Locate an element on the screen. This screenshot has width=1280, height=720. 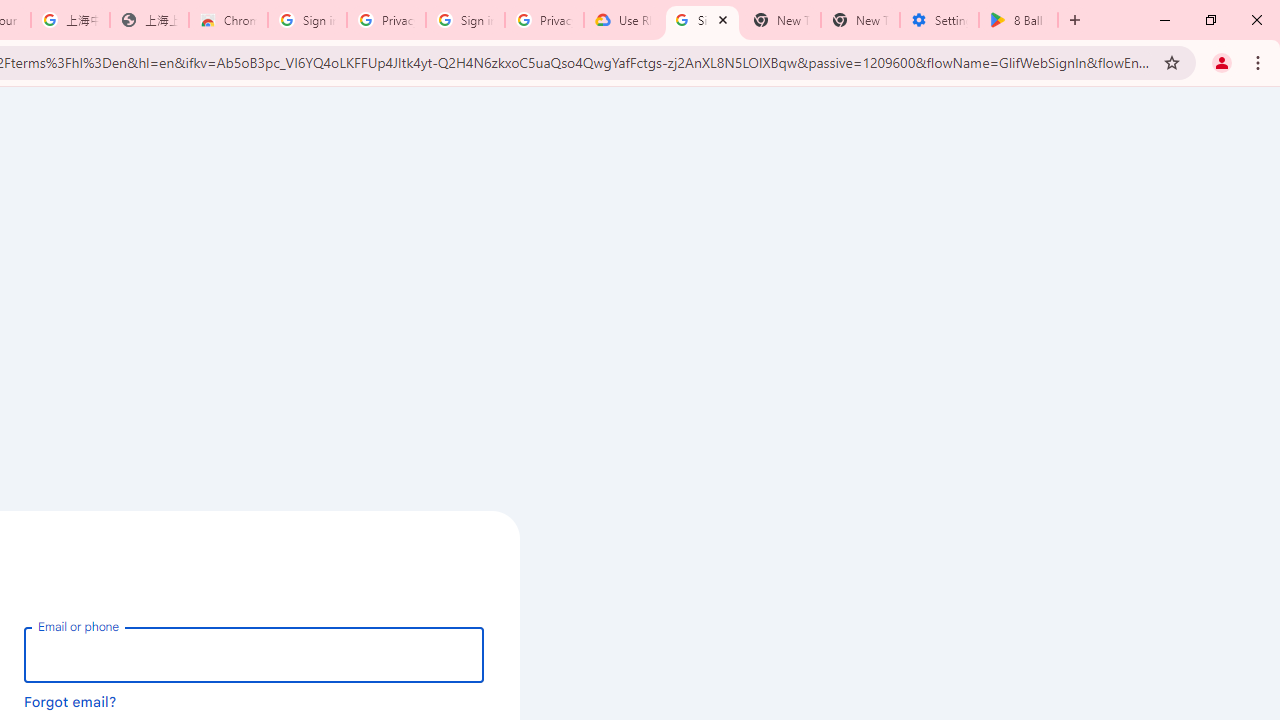
'Settings - System' is located at coordinates (938, 20).